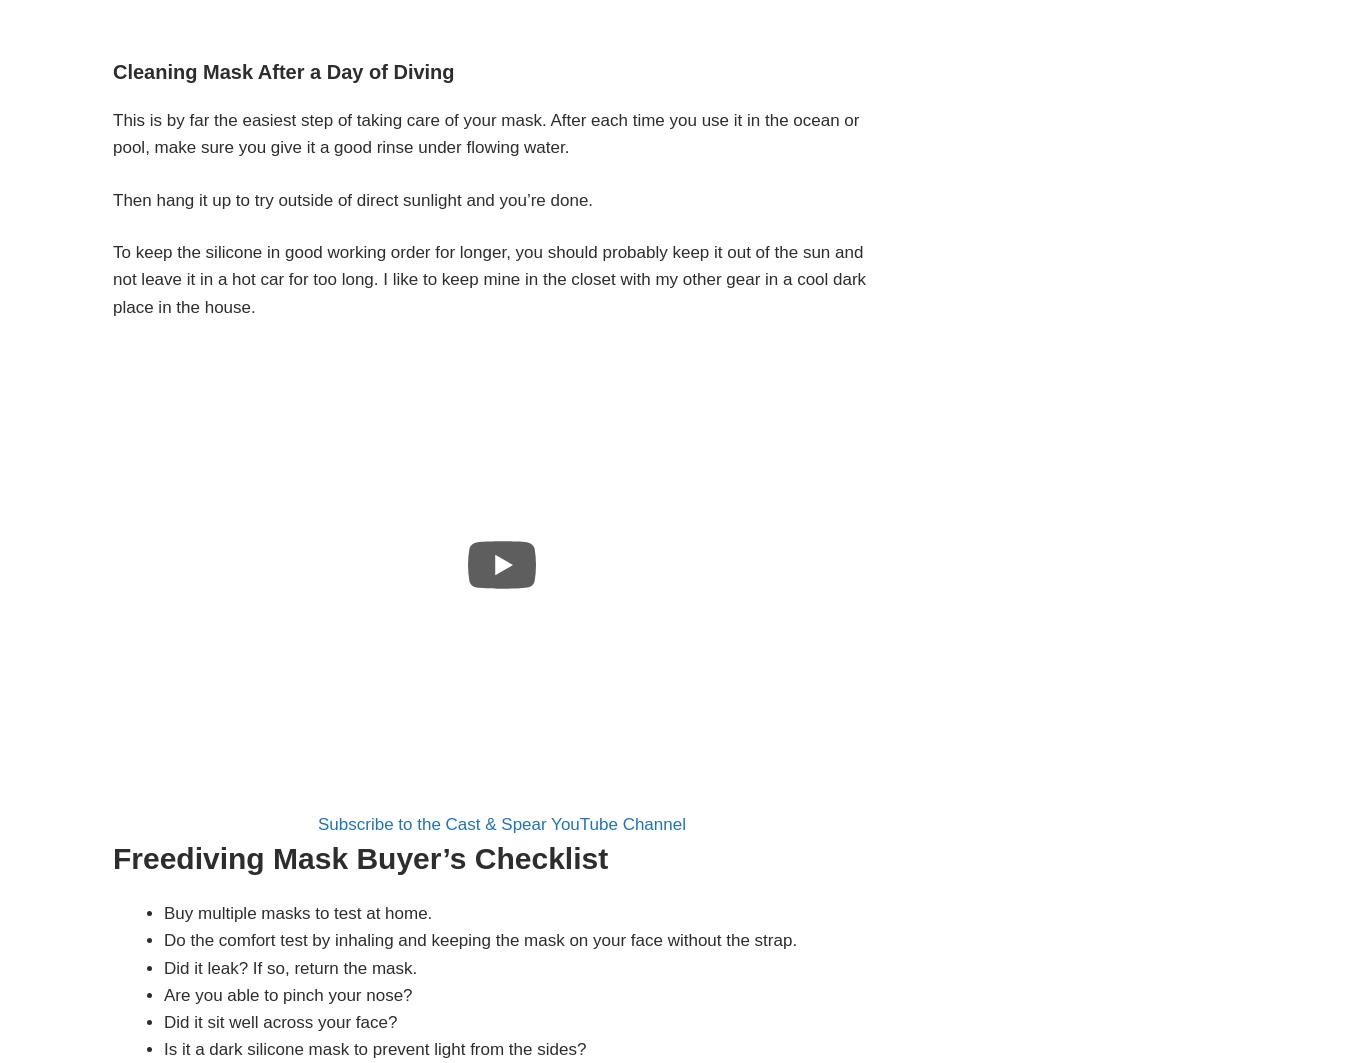  I want to click on 'Is it a dark silicone mask to prevent light from the sides?', so click(373, 1048).